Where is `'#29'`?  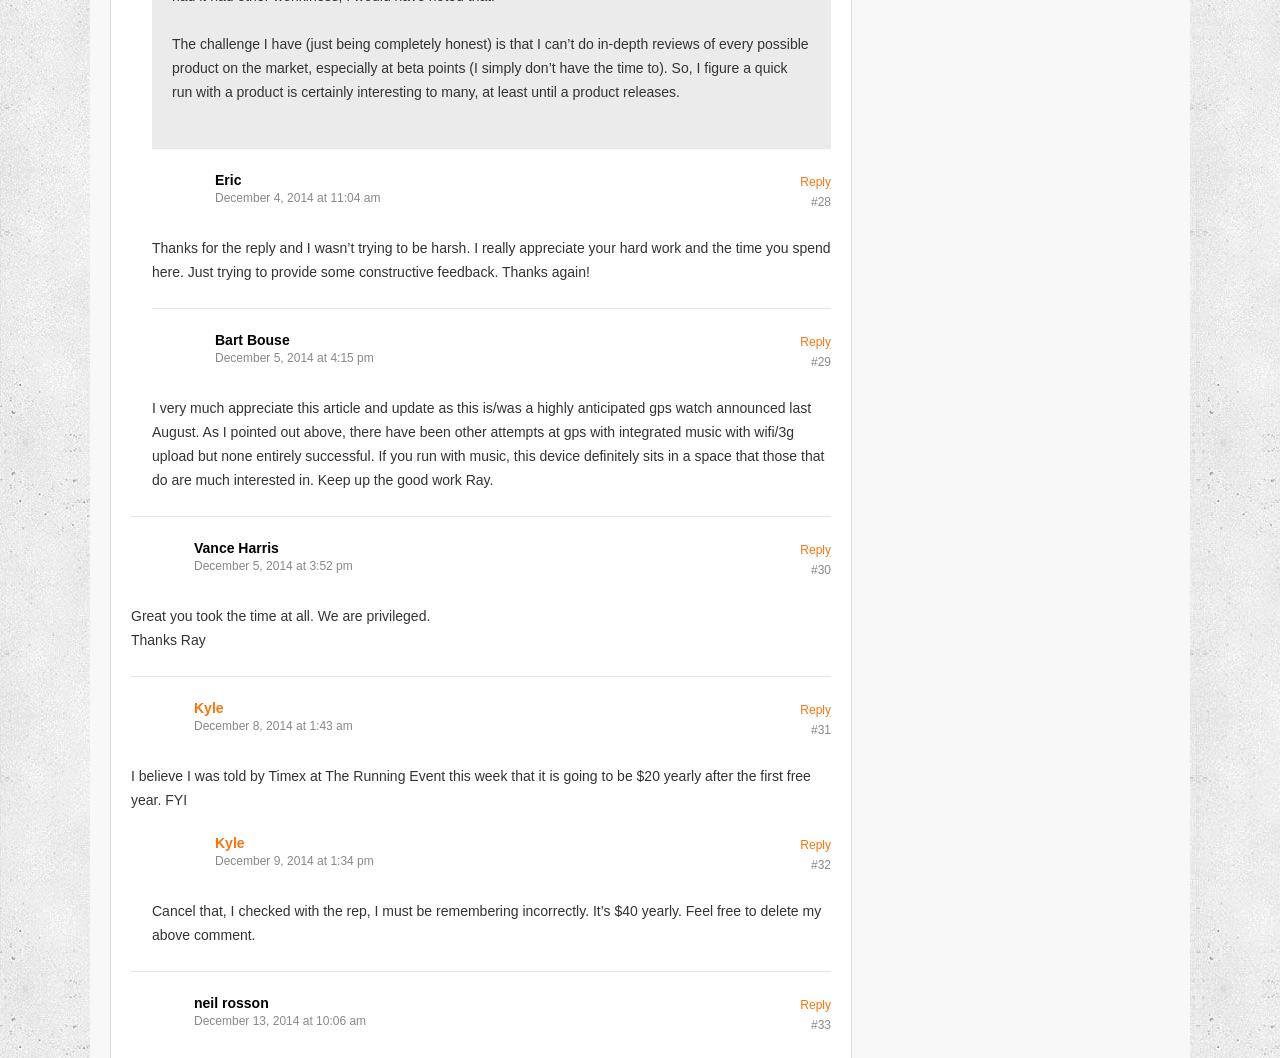
'#29' is located at coordinates (820, 360).